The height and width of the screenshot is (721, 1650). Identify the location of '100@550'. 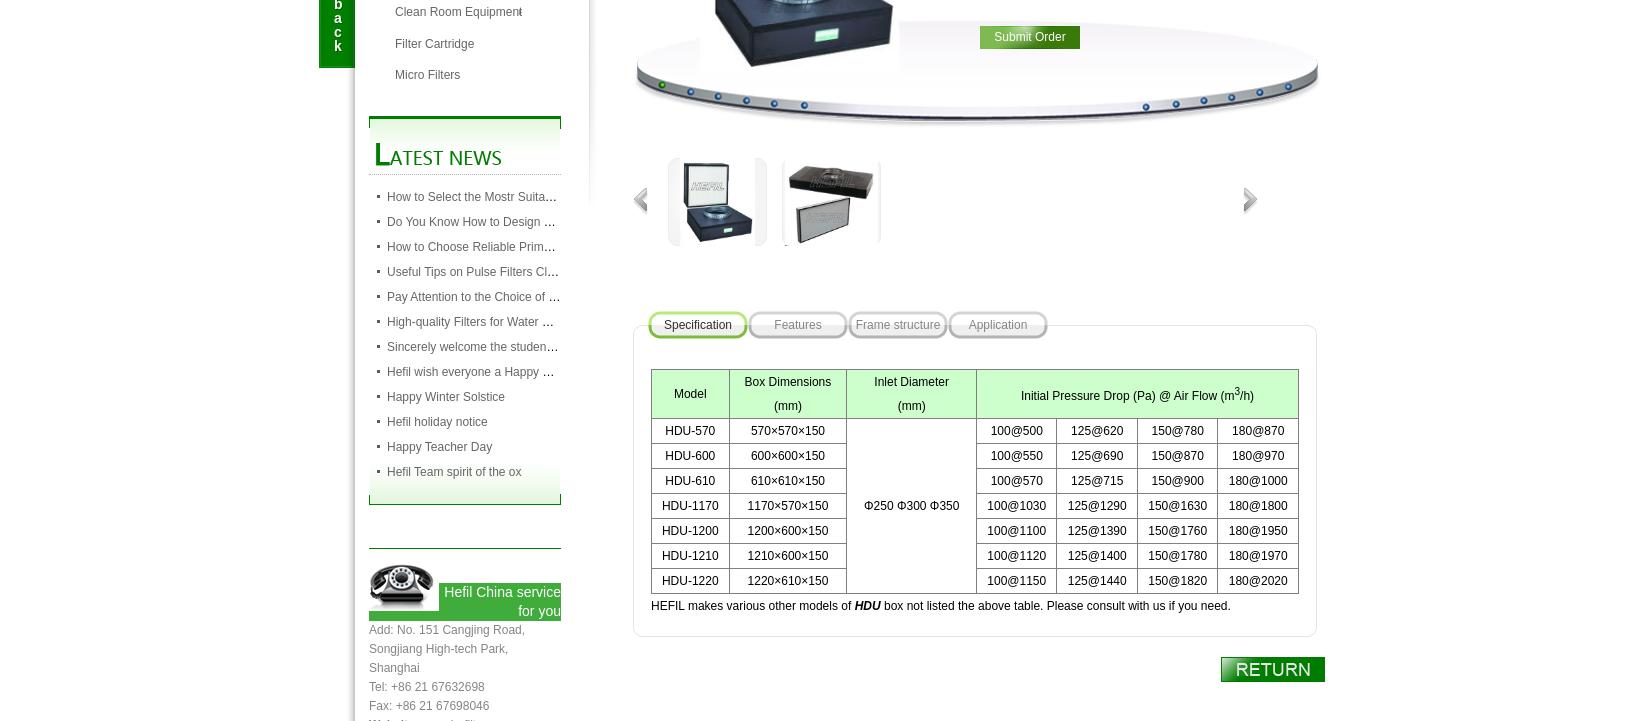
(990, 456).